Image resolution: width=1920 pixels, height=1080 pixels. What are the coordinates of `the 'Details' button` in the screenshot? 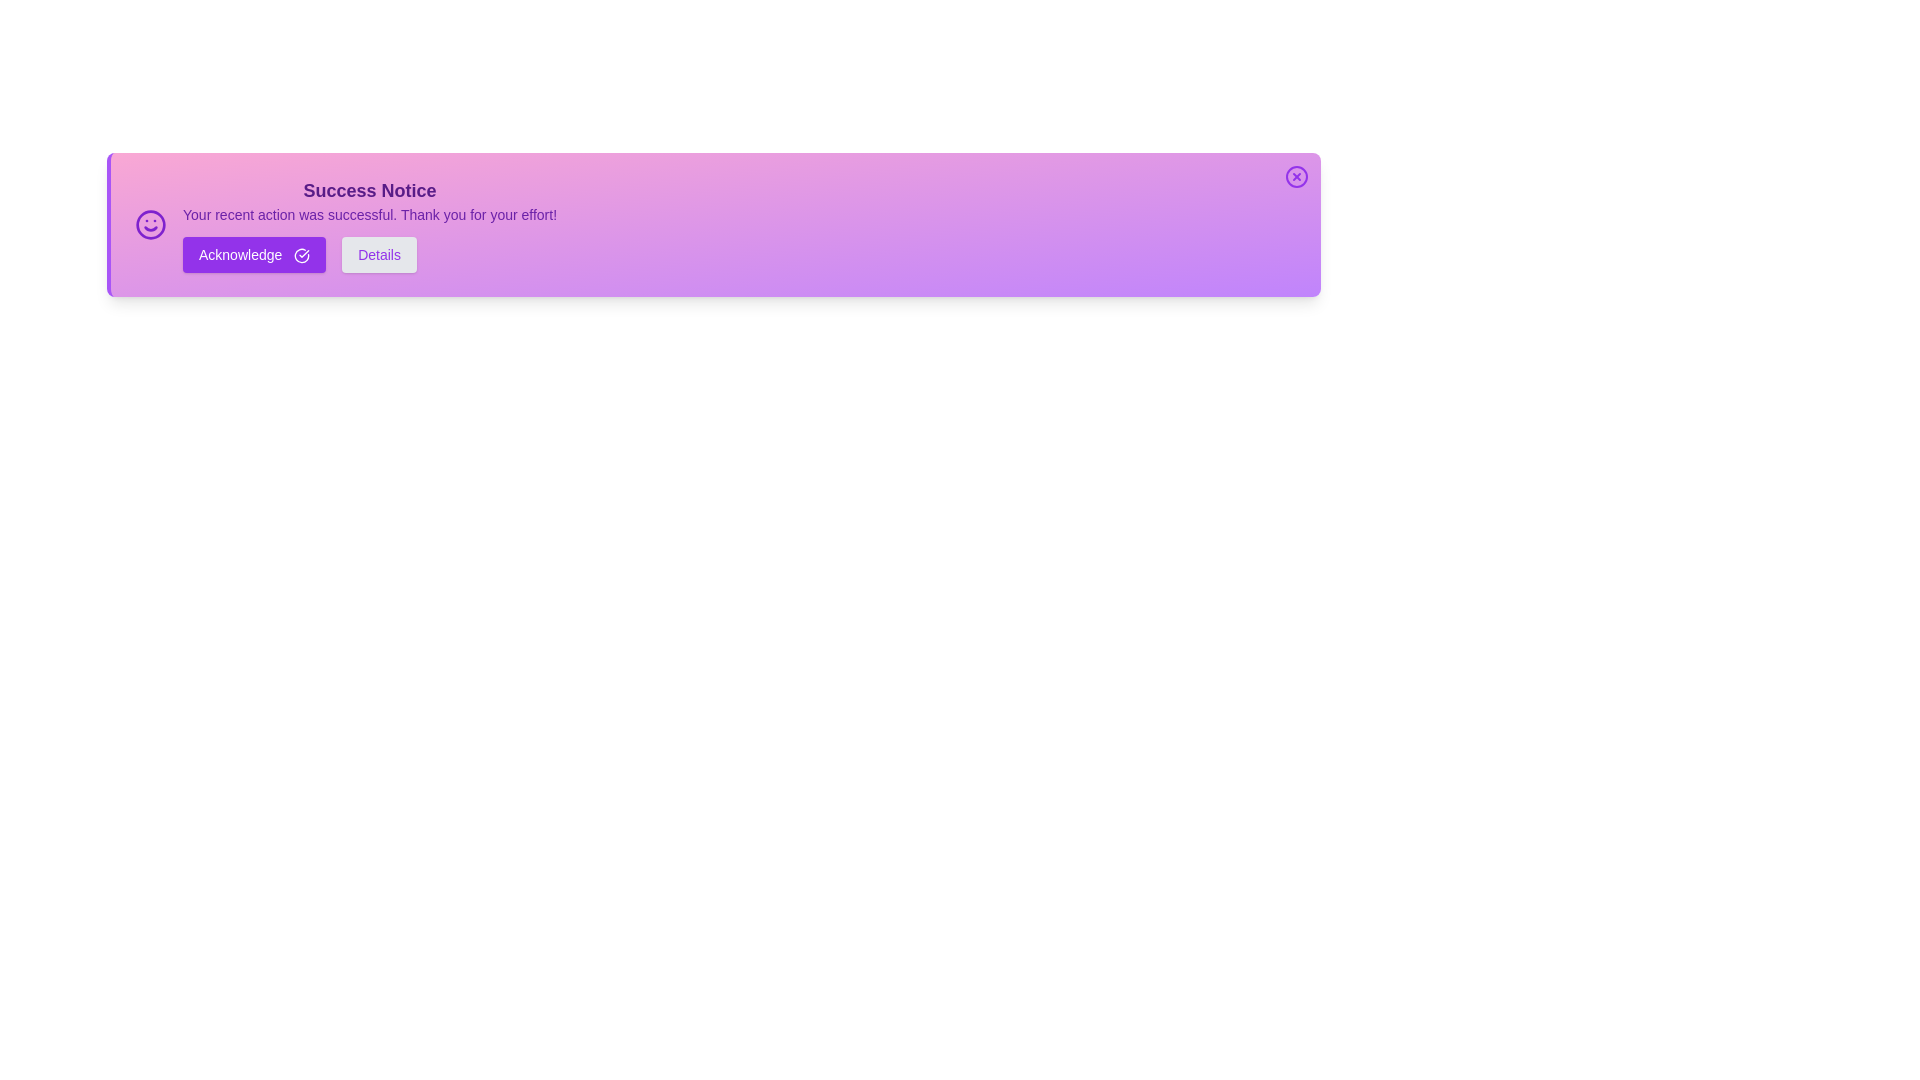 It's located at (379, 253).